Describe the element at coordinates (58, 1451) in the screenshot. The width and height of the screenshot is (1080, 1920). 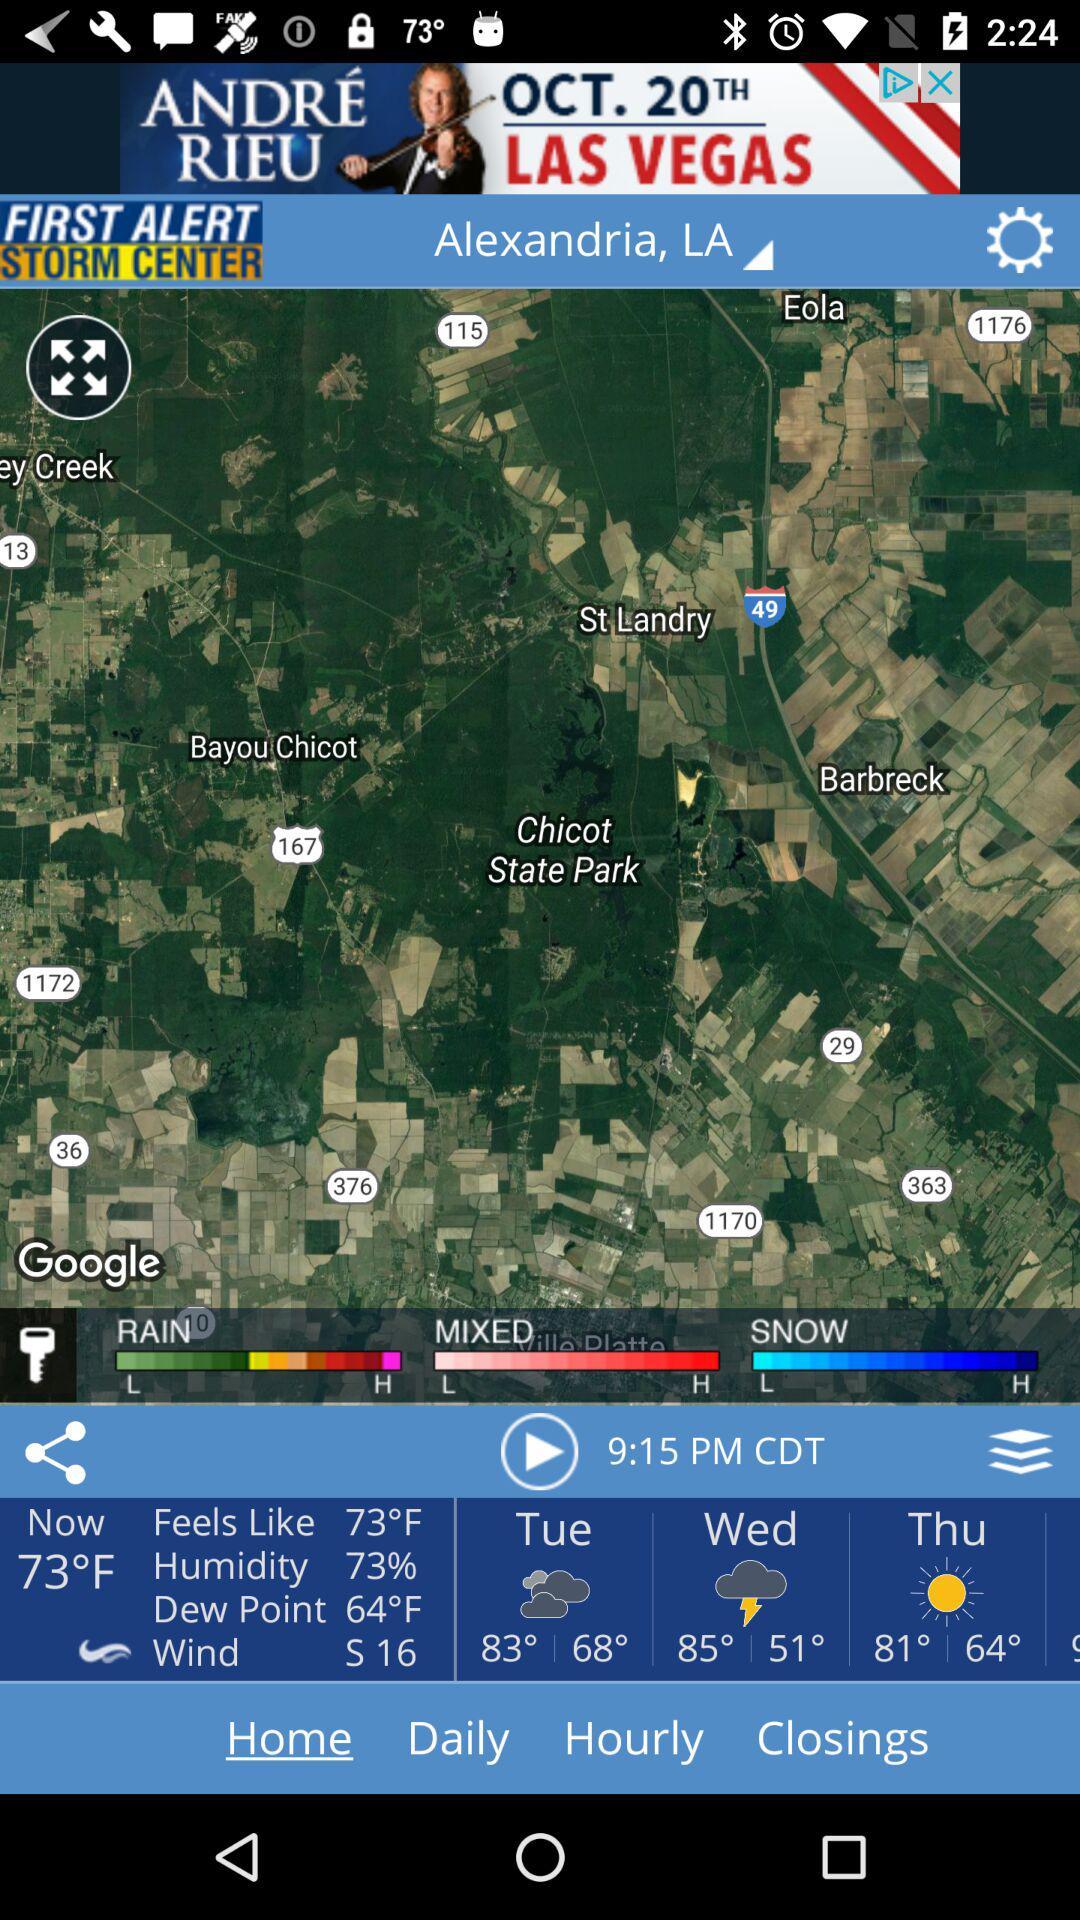
I see `the share icon` at that location.